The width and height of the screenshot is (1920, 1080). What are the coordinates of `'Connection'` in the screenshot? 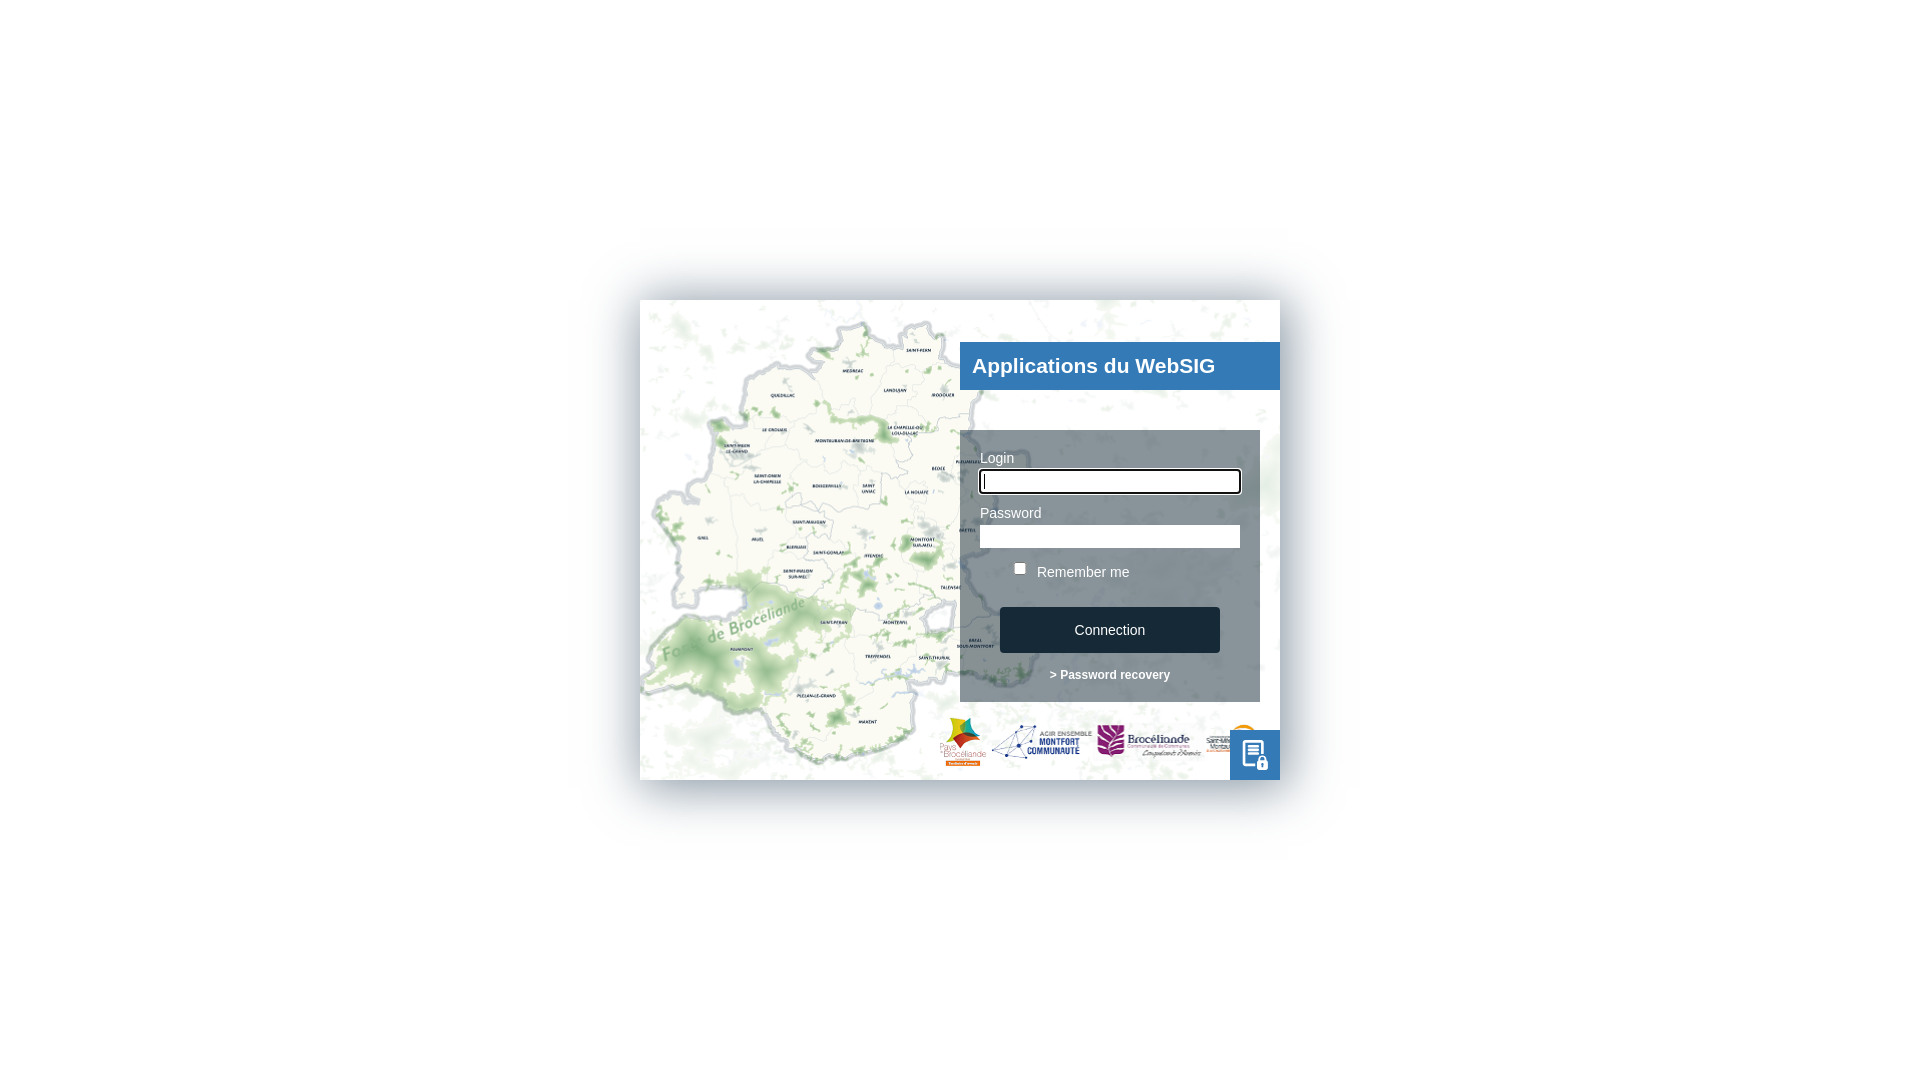 It's located at (1108, 628).